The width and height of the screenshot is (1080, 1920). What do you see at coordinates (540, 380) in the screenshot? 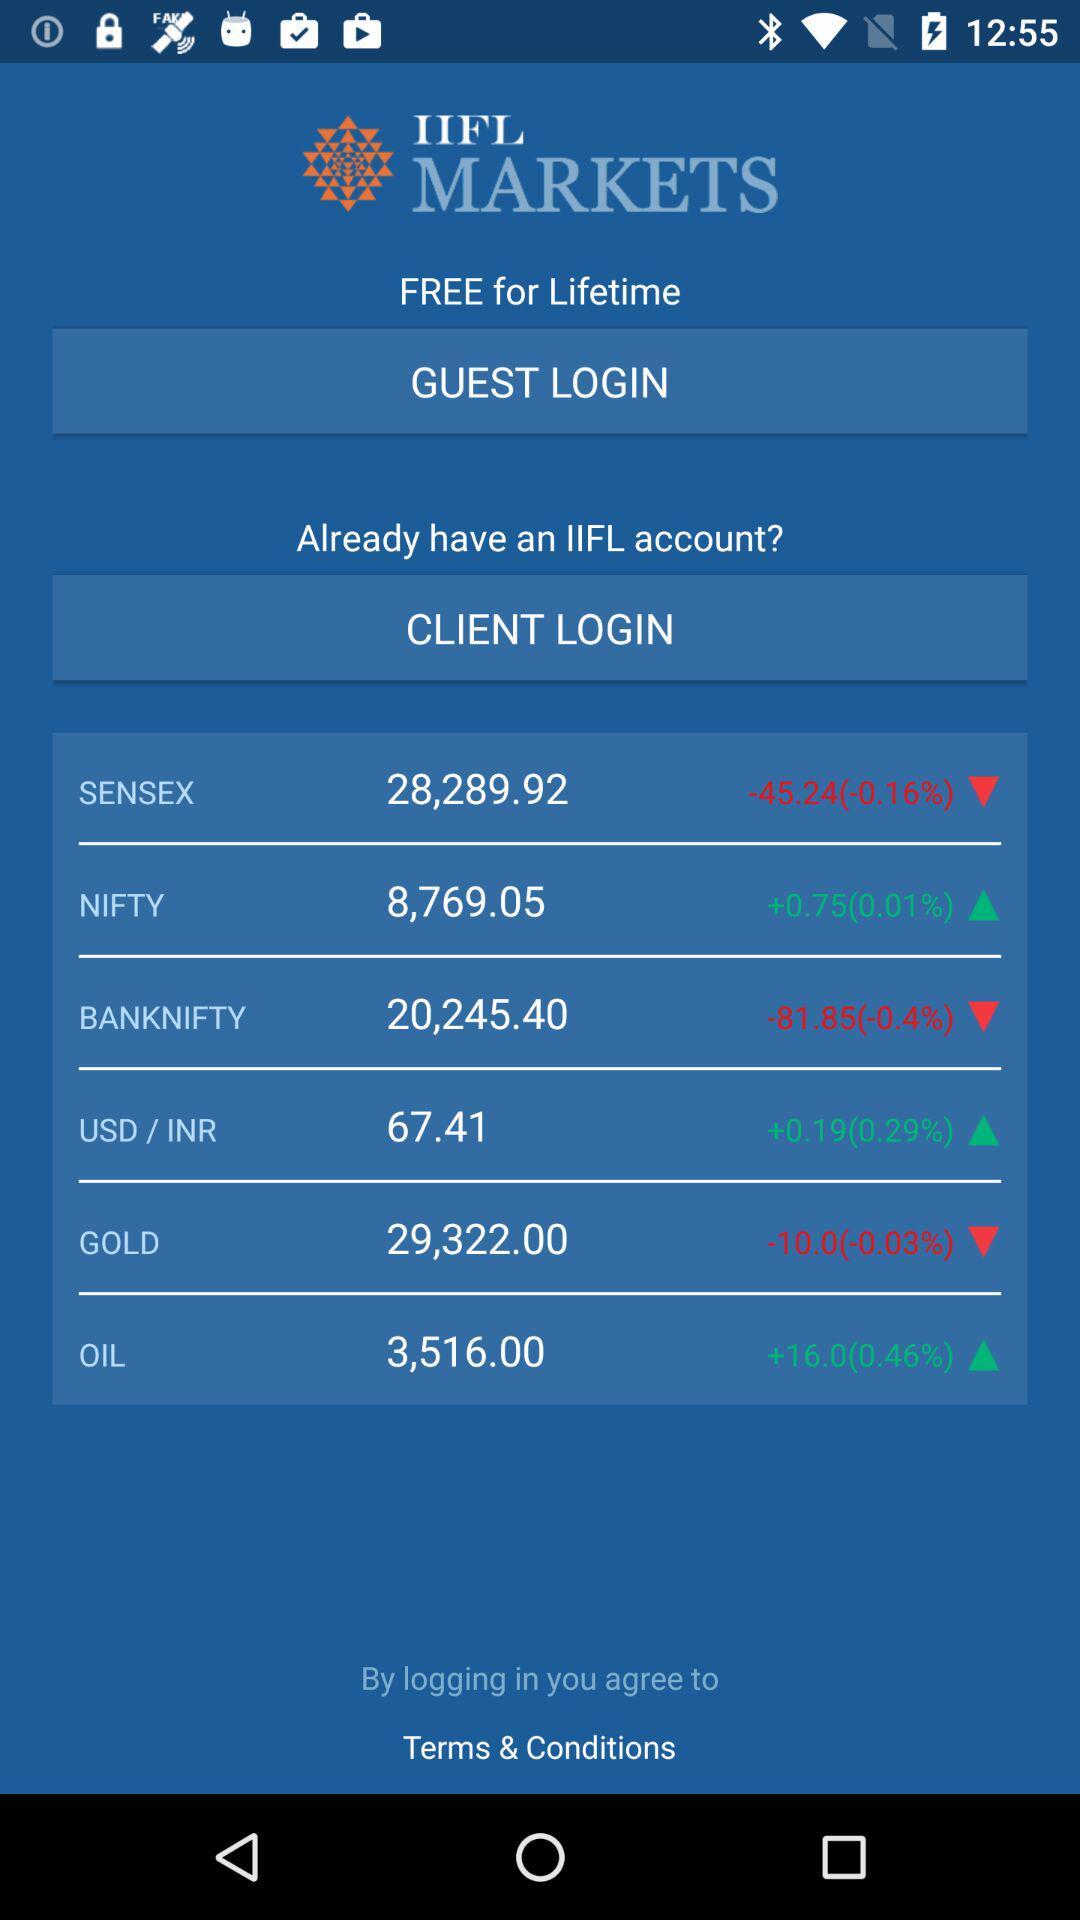
I see `the item above the already have an icon` at bounding box center [540, 380].